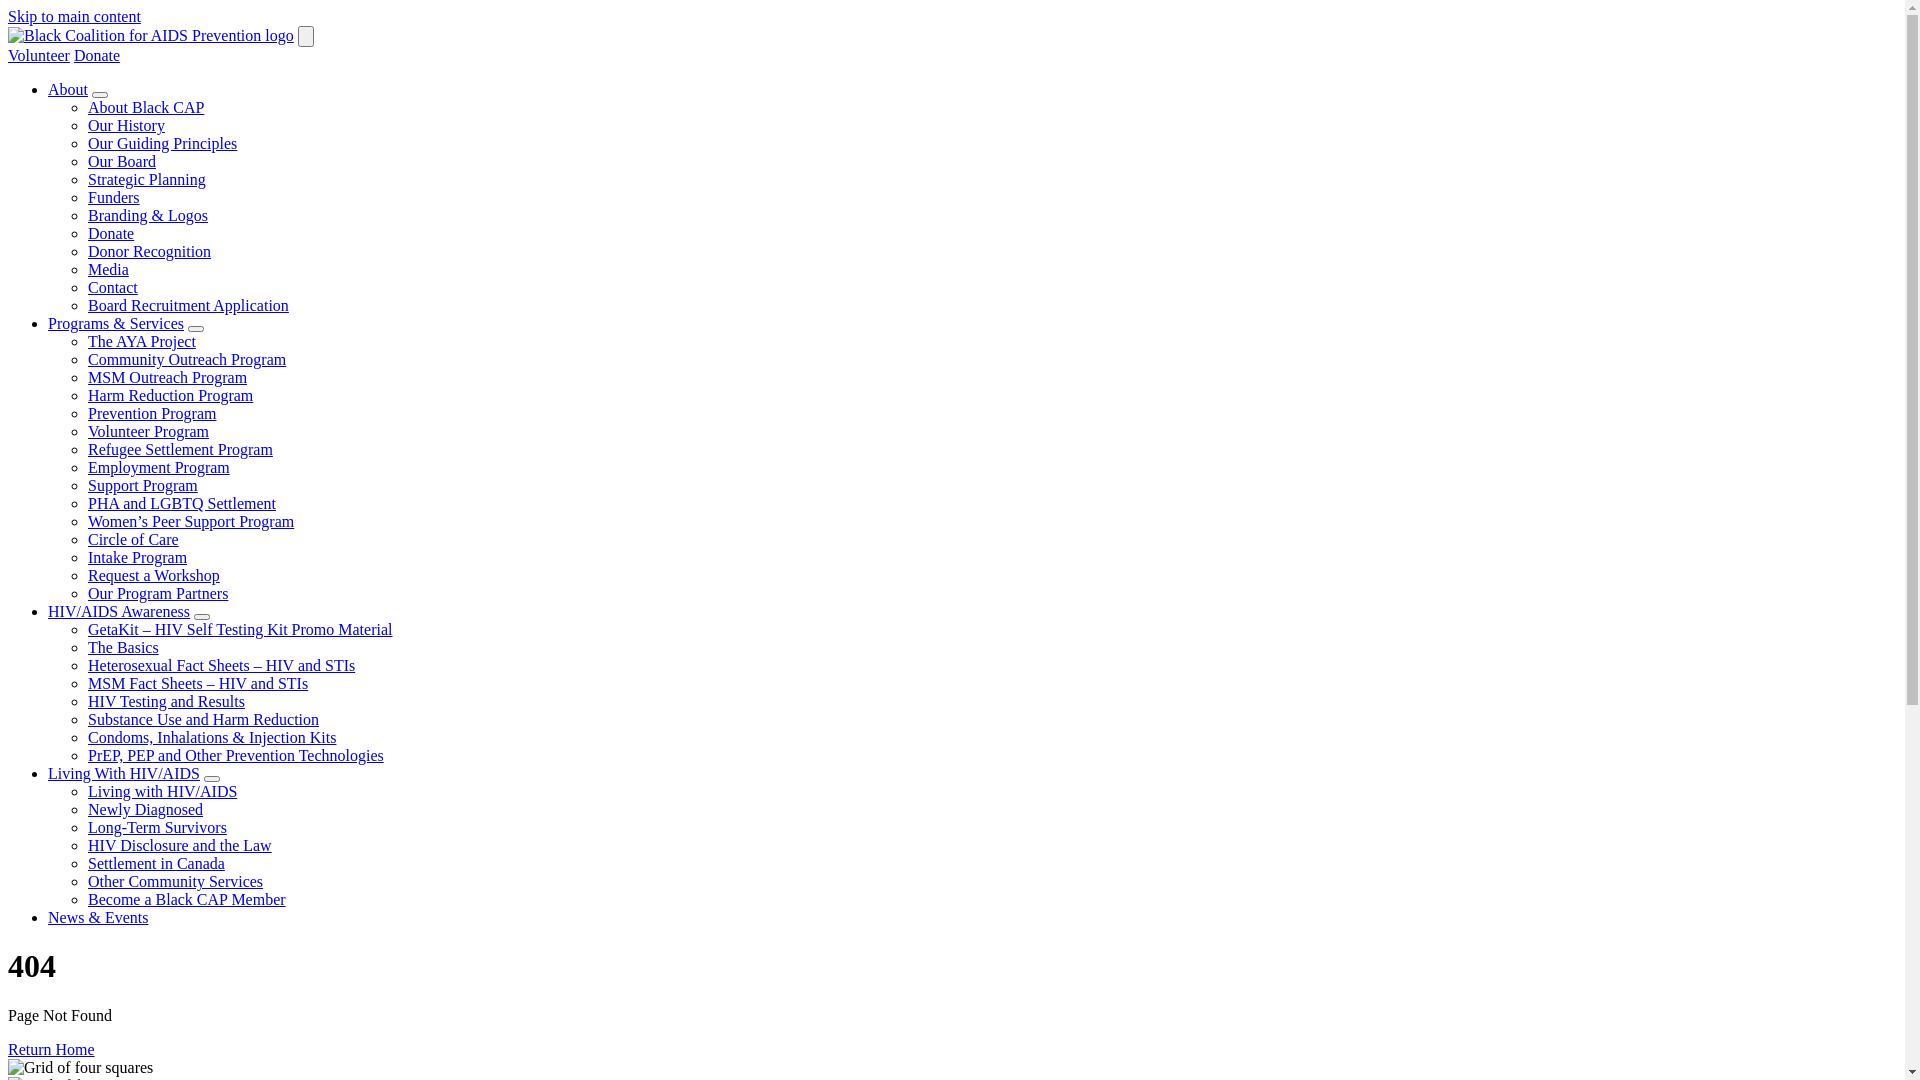  What do you see at coordinates (38, 54) in the screenshot?
I see `'Volunteer'` at bounding box center [38, 54].